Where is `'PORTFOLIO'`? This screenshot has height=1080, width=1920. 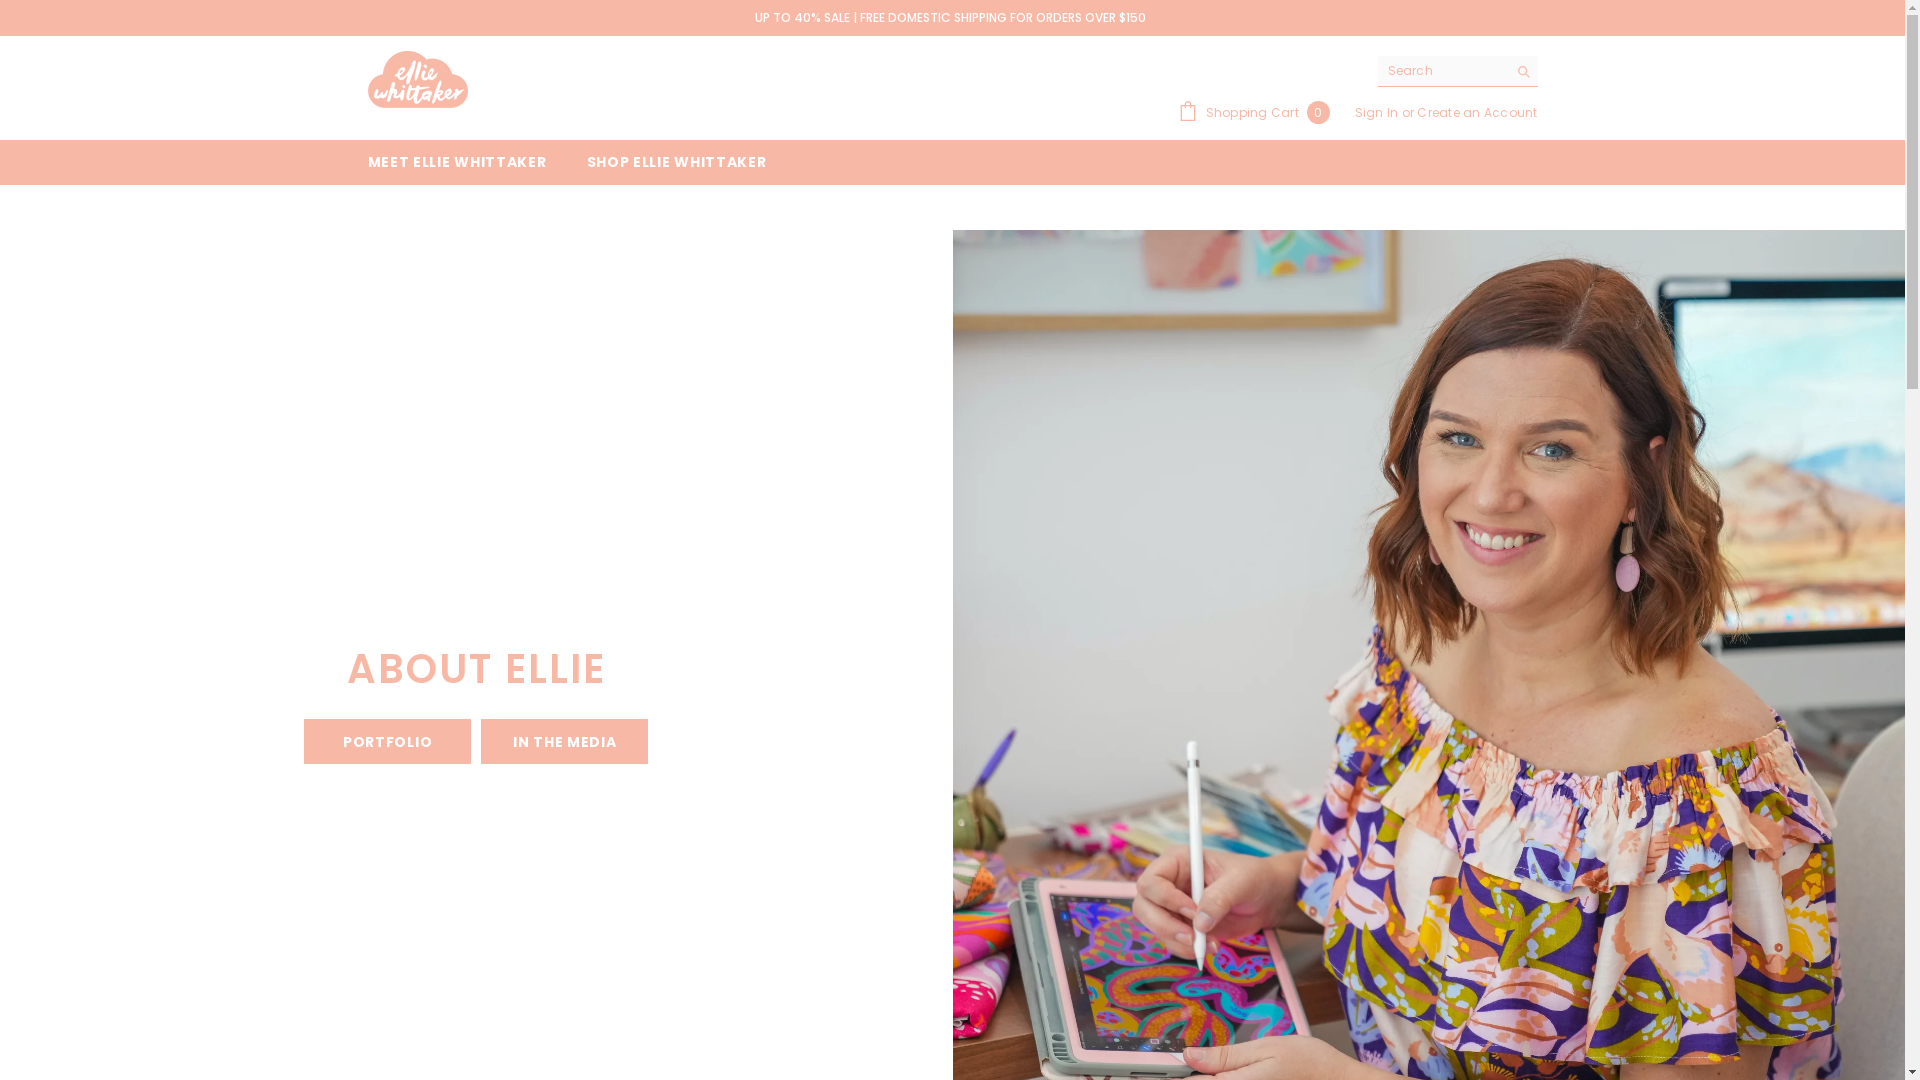 'PORTFOLIO' is located at coordinates (387, 741).